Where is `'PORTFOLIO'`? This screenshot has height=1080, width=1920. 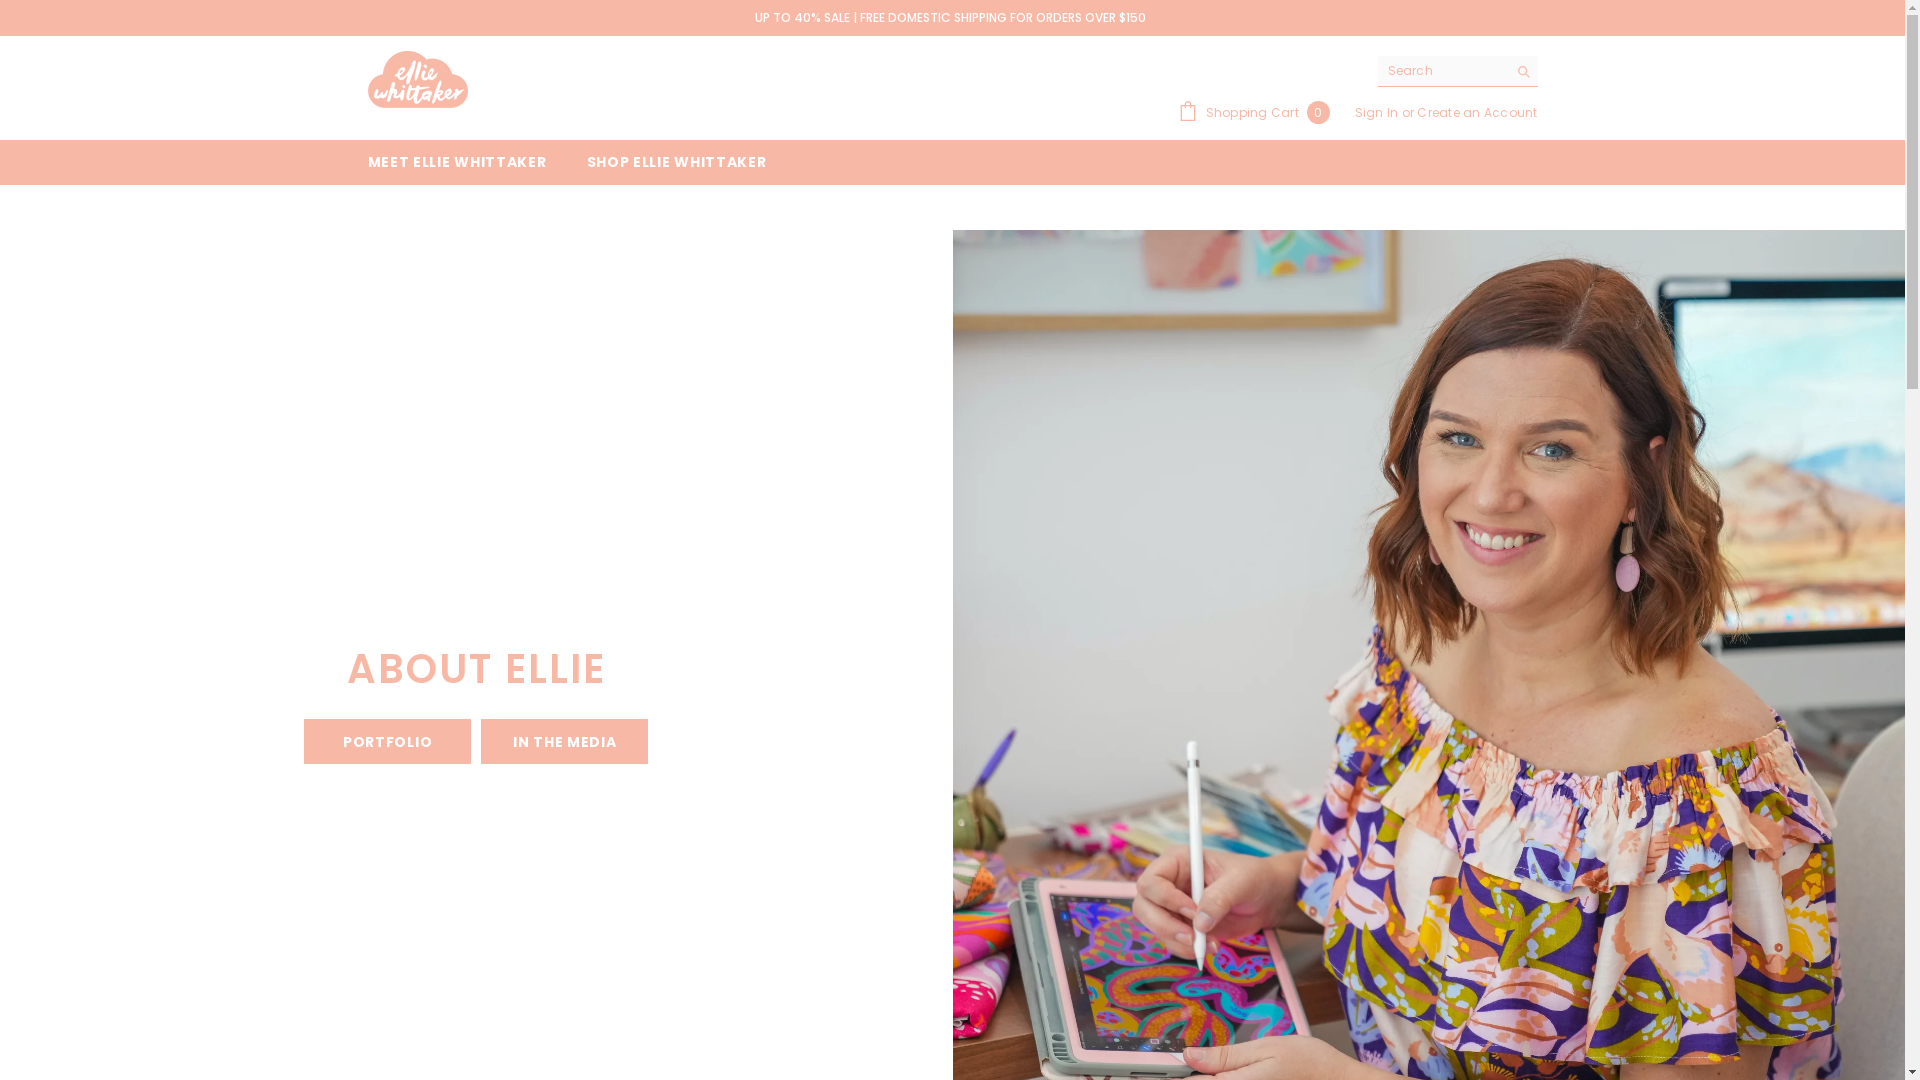 'PORTFOLIO' is located at coordinates (387, 741).